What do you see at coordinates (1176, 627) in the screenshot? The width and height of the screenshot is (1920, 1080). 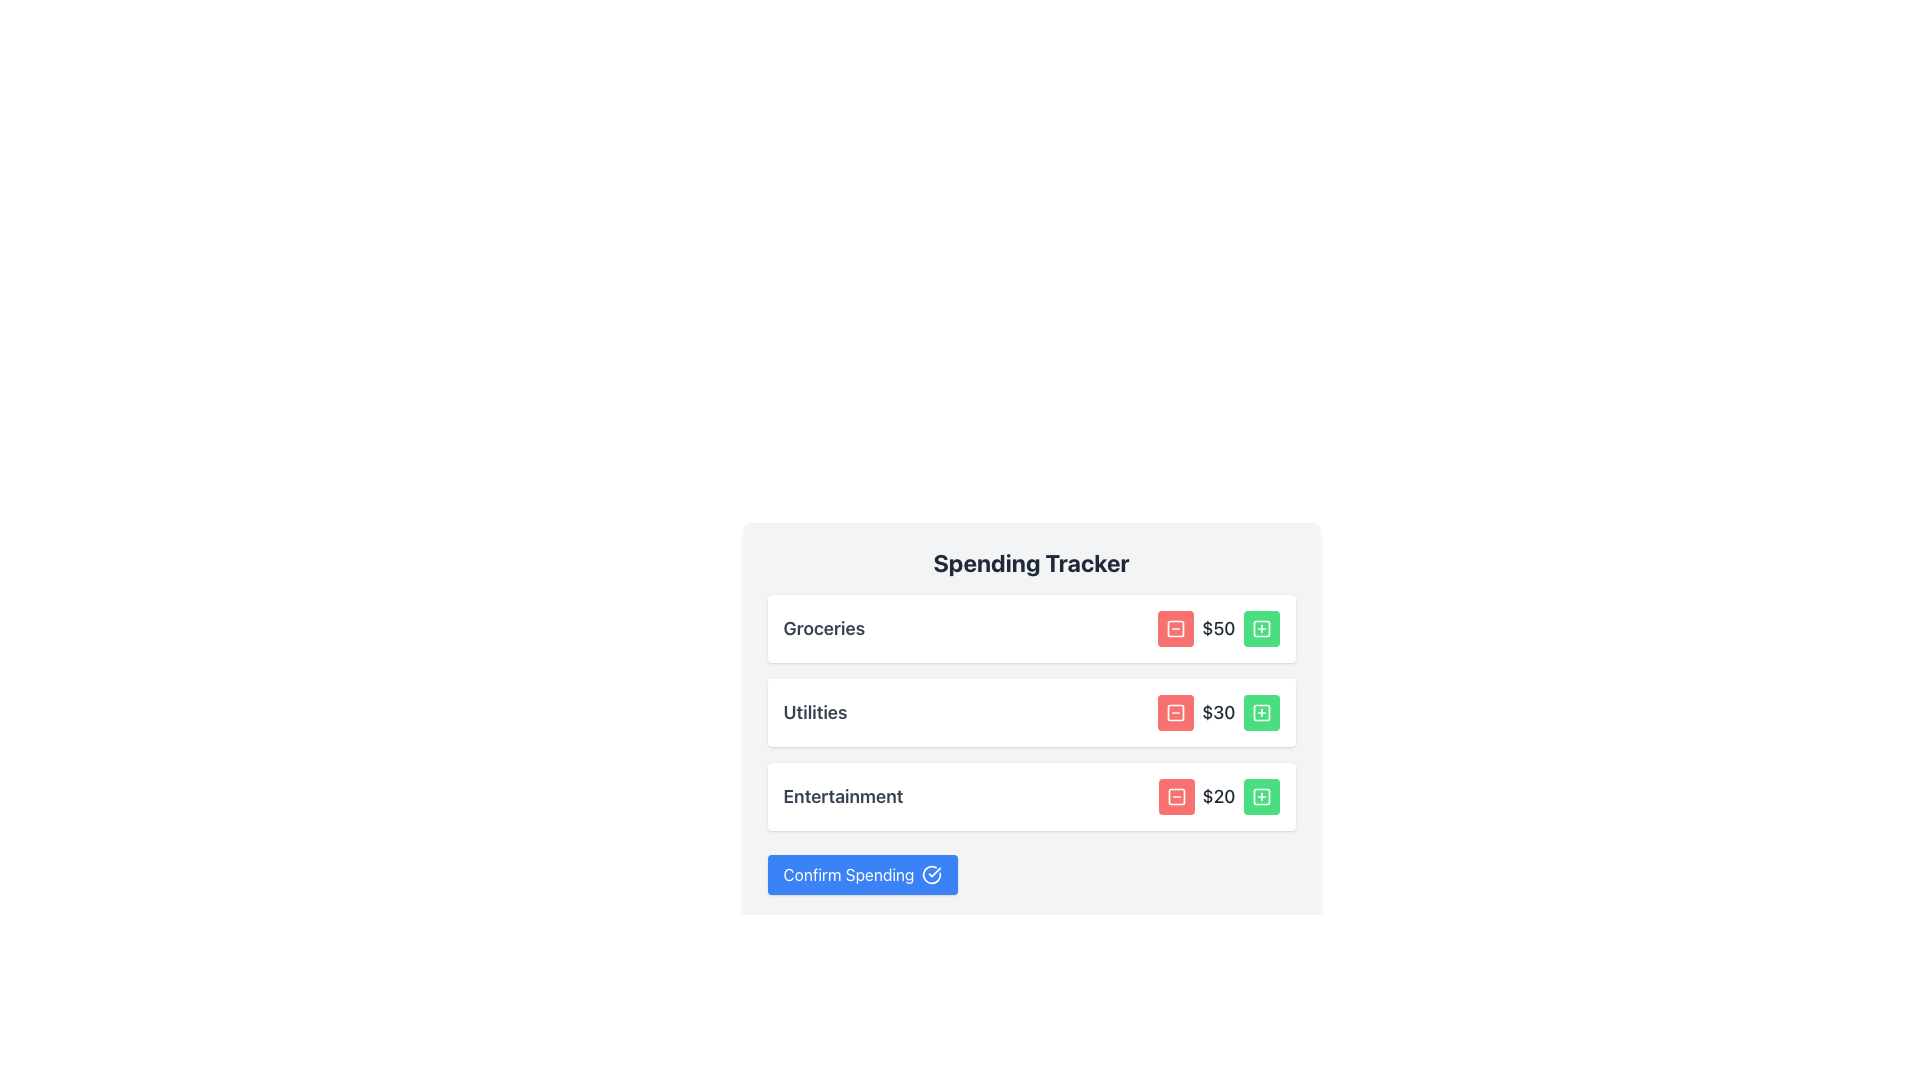 I see `the decorative element of the minus button associated with the 'Groceries' entry in the spending tracker interface` at bounding box center [1176, 627].